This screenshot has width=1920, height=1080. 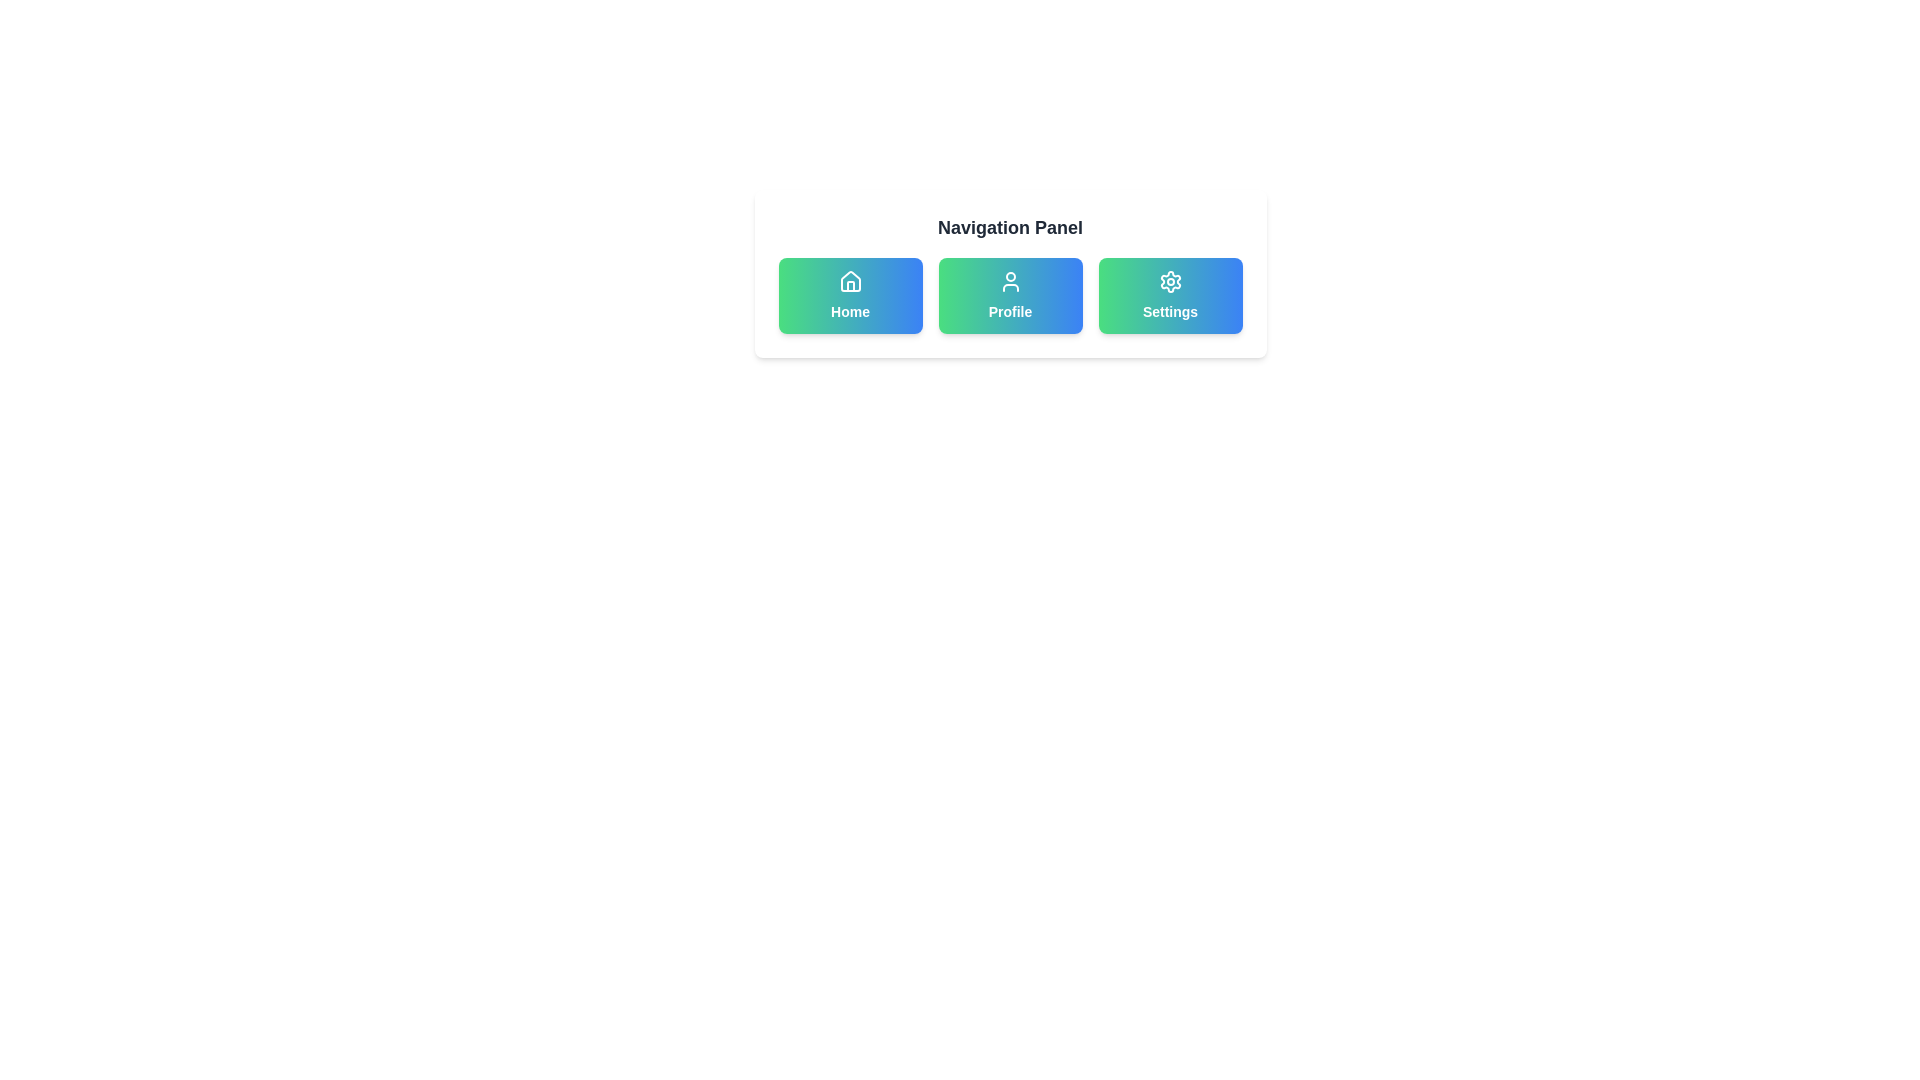 What do you see at coordinates (850, 281) in the screenshot?
I see `the home icon located in the navigation panel, which is the leftmost button among three buttons used for navigating to the homepage` at bounding box center [850, 281].